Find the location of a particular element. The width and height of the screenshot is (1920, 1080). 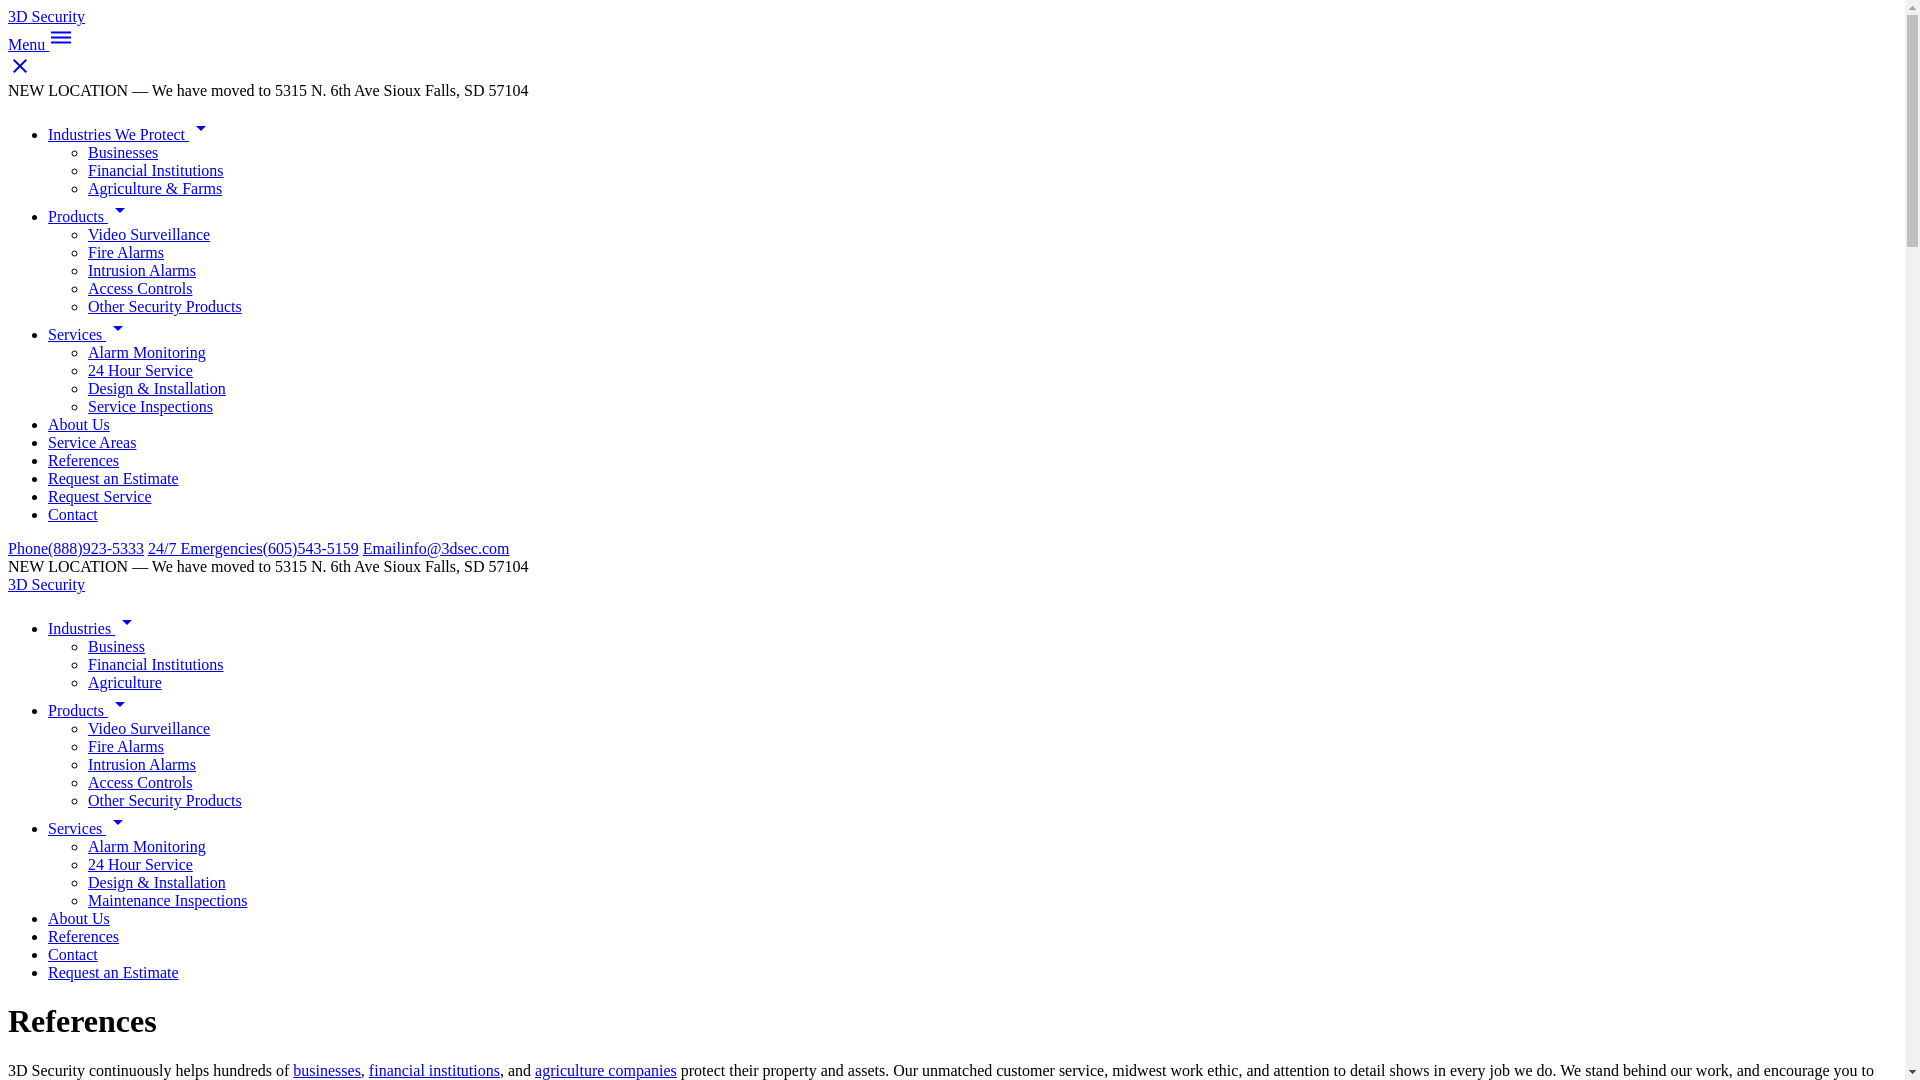

'About Us' is located at coordinates (78, 918).